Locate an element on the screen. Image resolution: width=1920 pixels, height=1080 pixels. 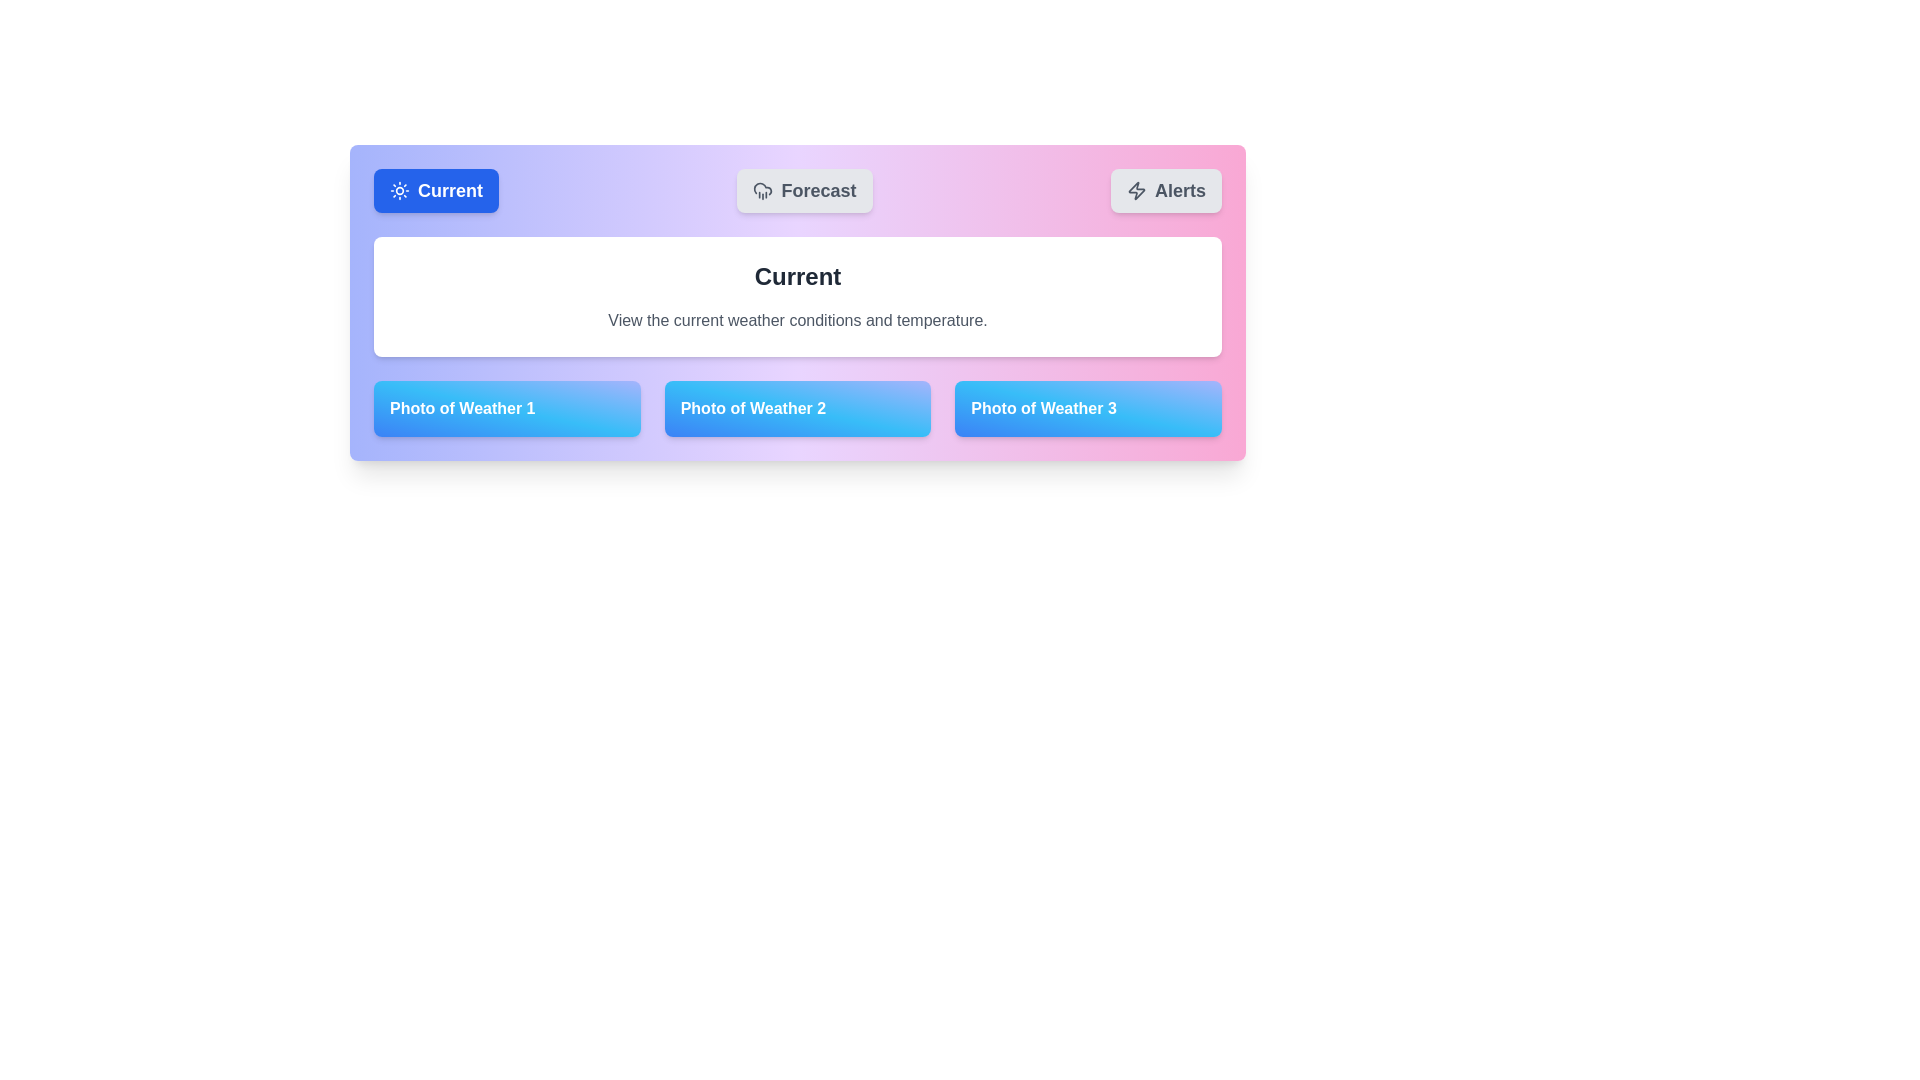
the button labeled 'Forecast' in the navigation bar located at the top of the interface is located at coordinates (796, 191).